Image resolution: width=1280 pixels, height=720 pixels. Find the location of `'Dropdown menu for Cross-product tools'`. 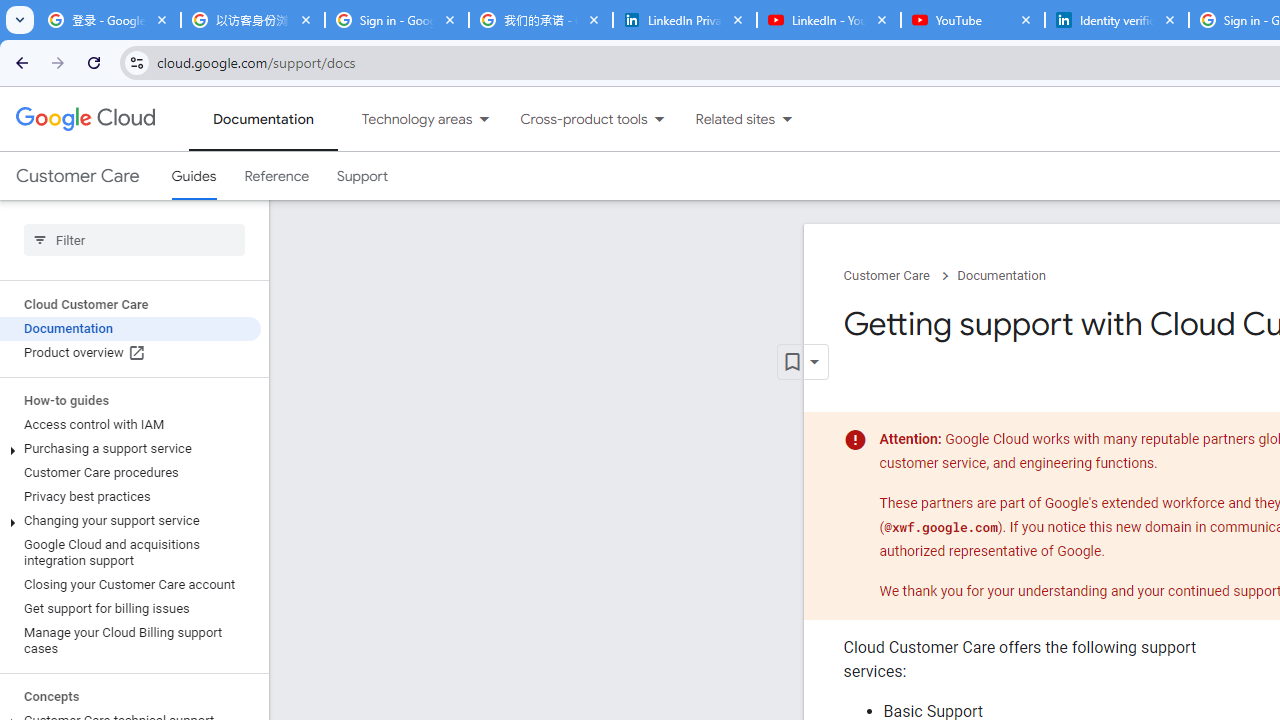

'Dropdown menu for Cross-product tools' is located at coordinates (659, 119).